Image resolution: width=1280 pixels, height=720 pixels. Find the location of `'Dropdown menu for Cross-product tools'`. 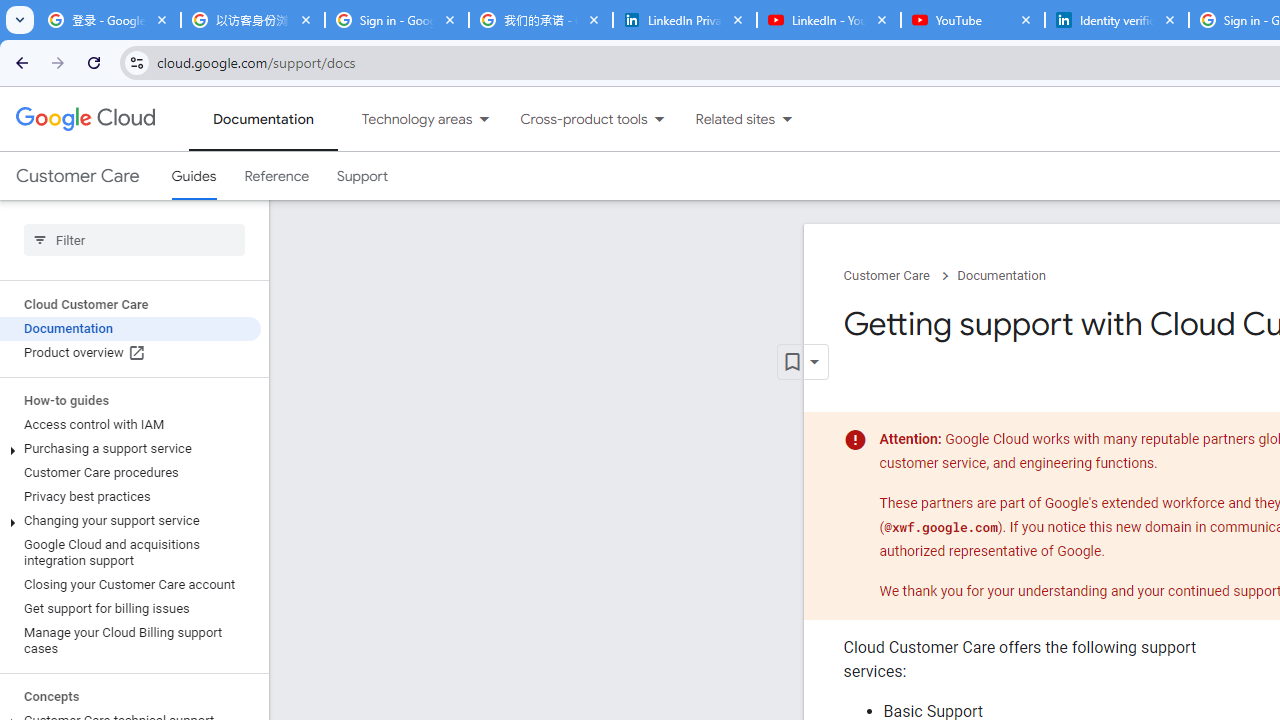

'Dropdown menu for Cross-product tools' is located at coordinates (659, 119).